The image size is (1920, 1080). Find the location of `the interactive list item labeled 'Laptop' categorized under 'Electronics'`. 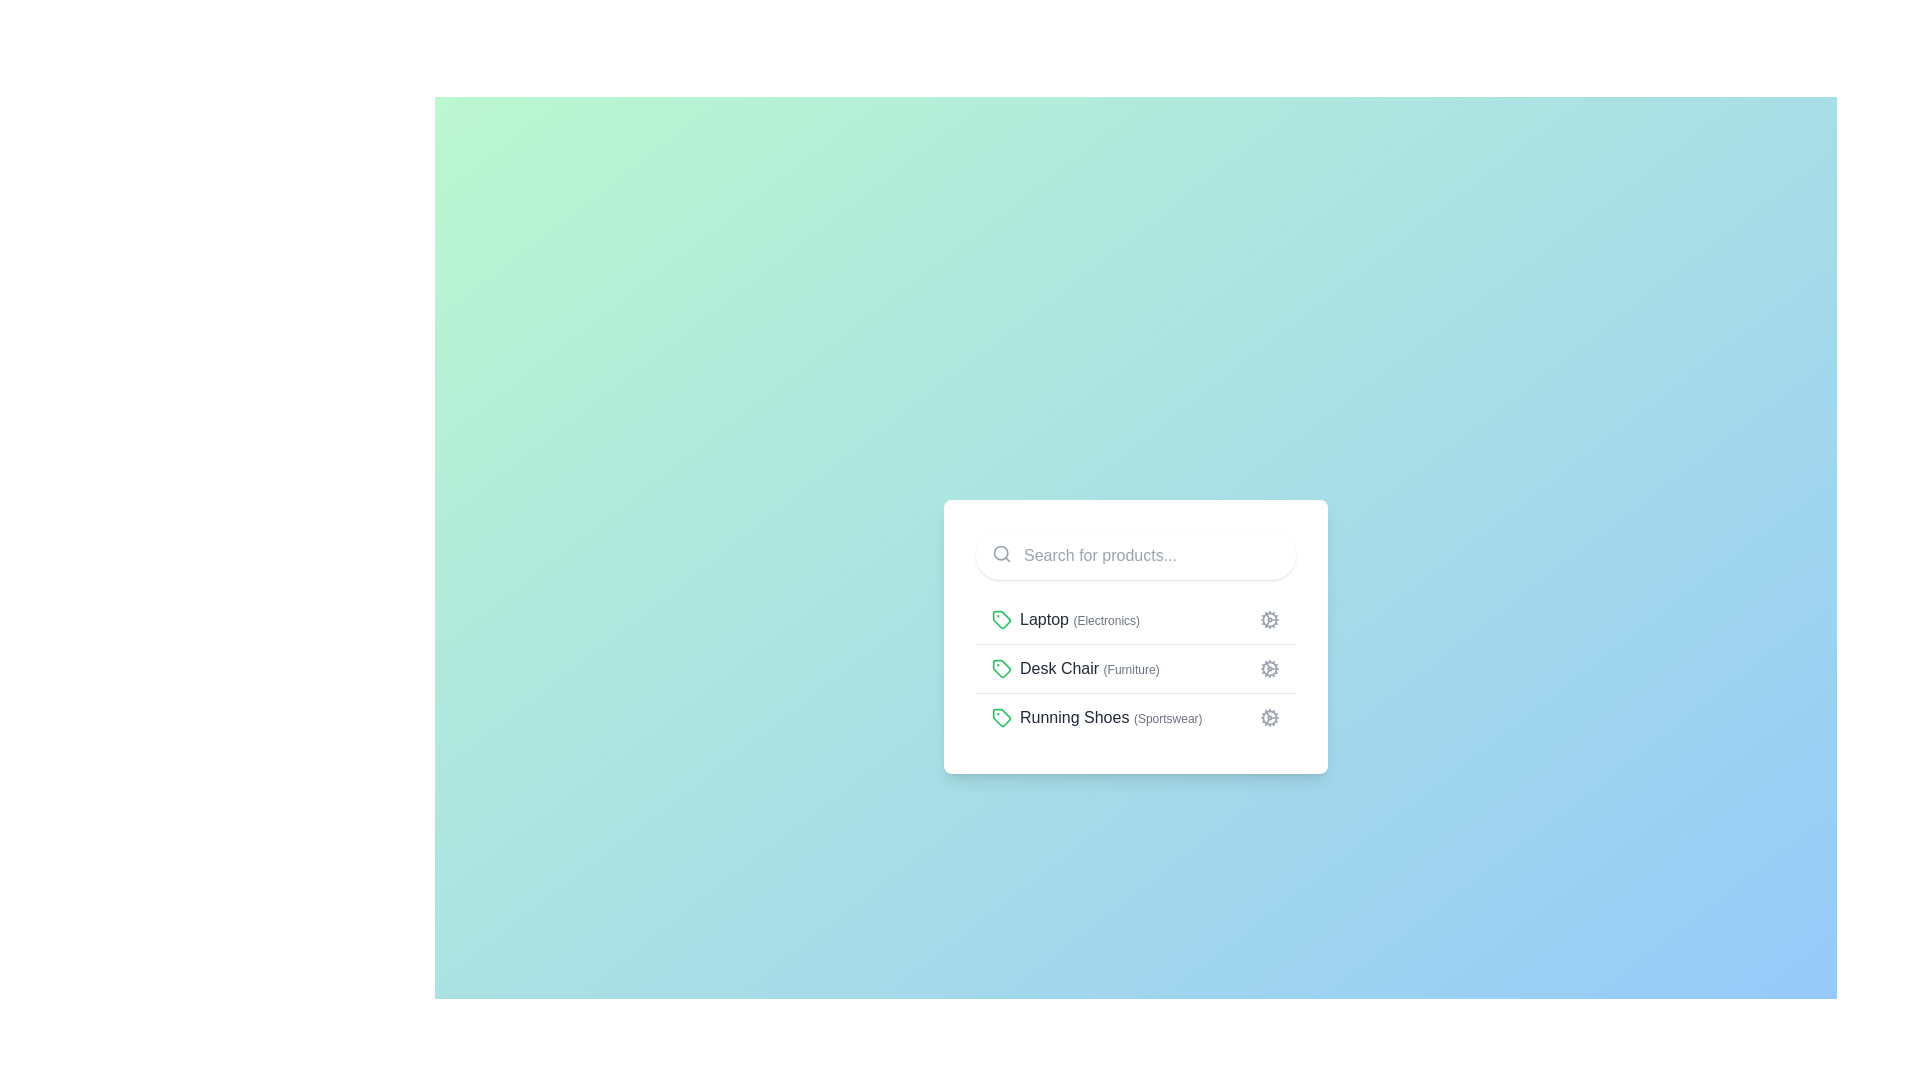

the interactive list item labeled 'Laptop' categorized under 'Electronics' is located at coordinates (1136, 636).